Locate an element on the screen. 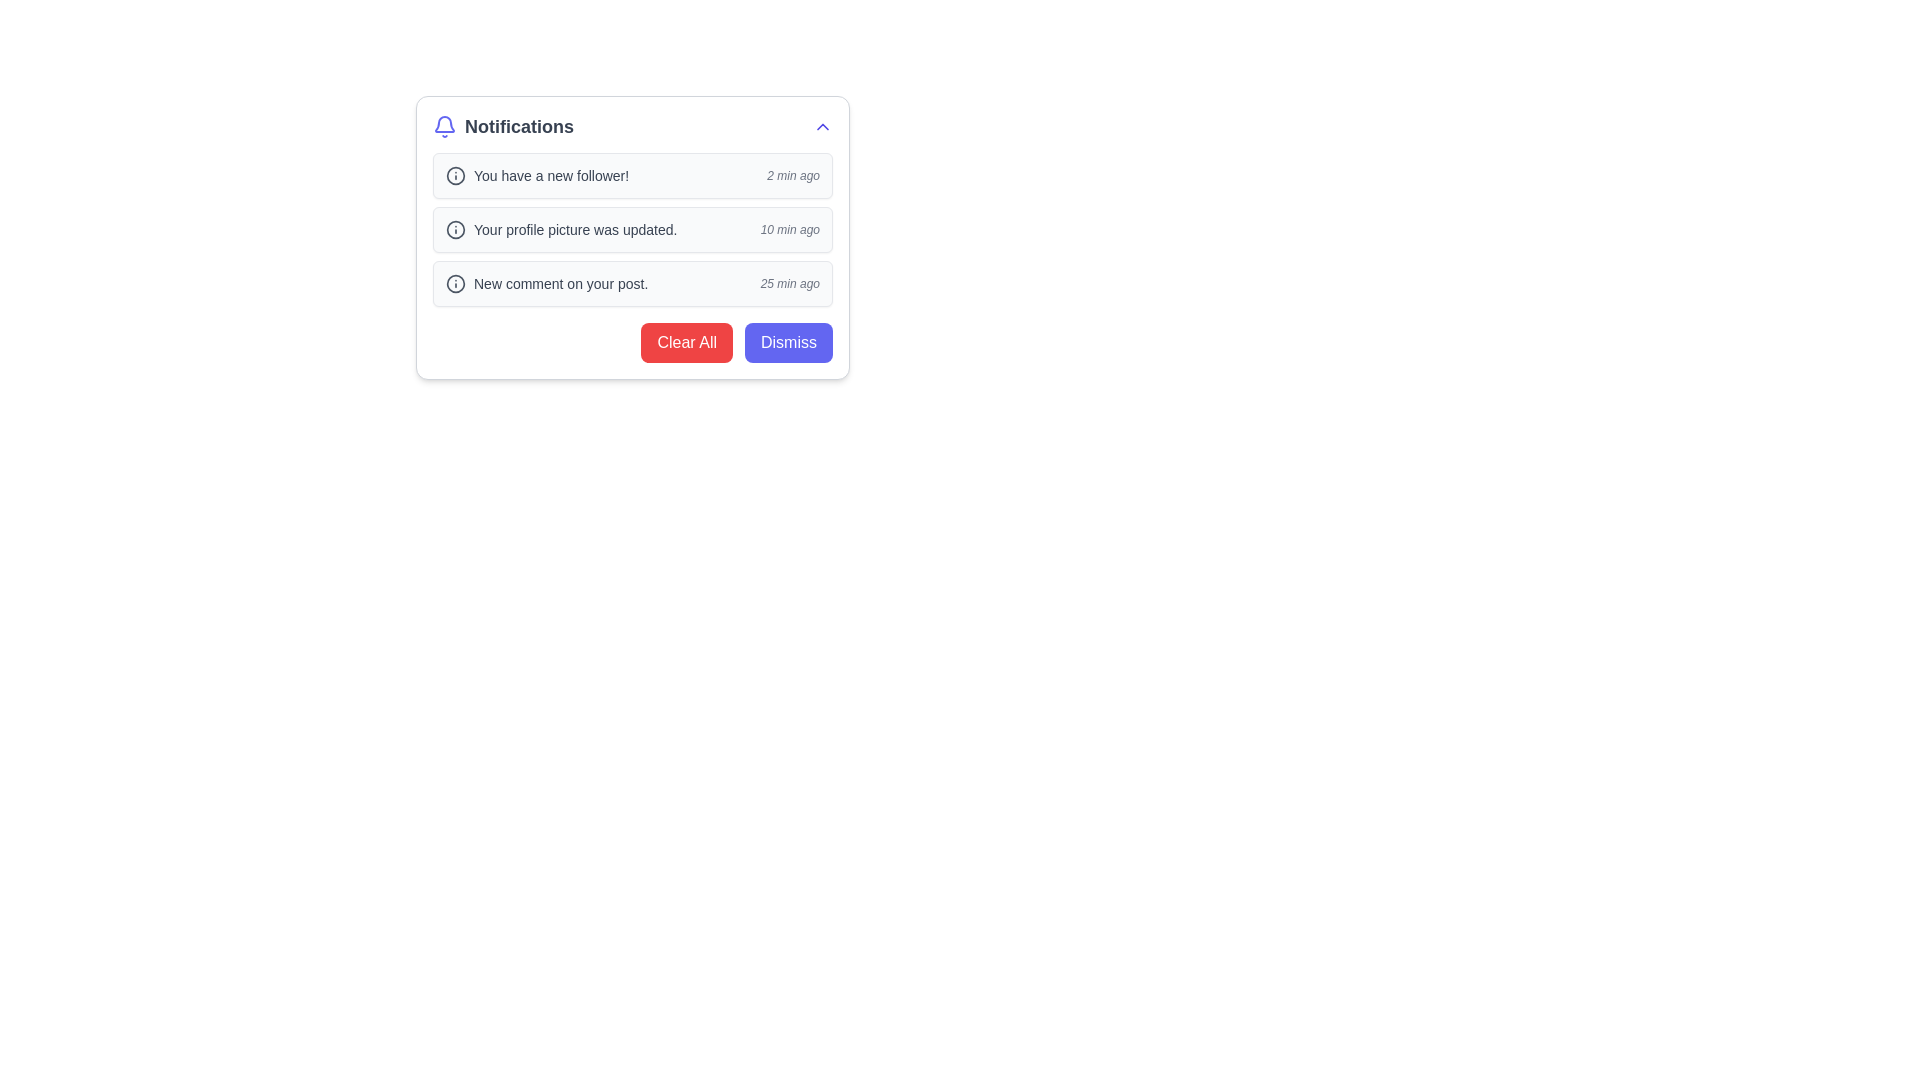 This screenshot has height=1080, width=1920. the circular boundary of the notification icon located in the second notification item in the list is located at coordinates (455, 229).